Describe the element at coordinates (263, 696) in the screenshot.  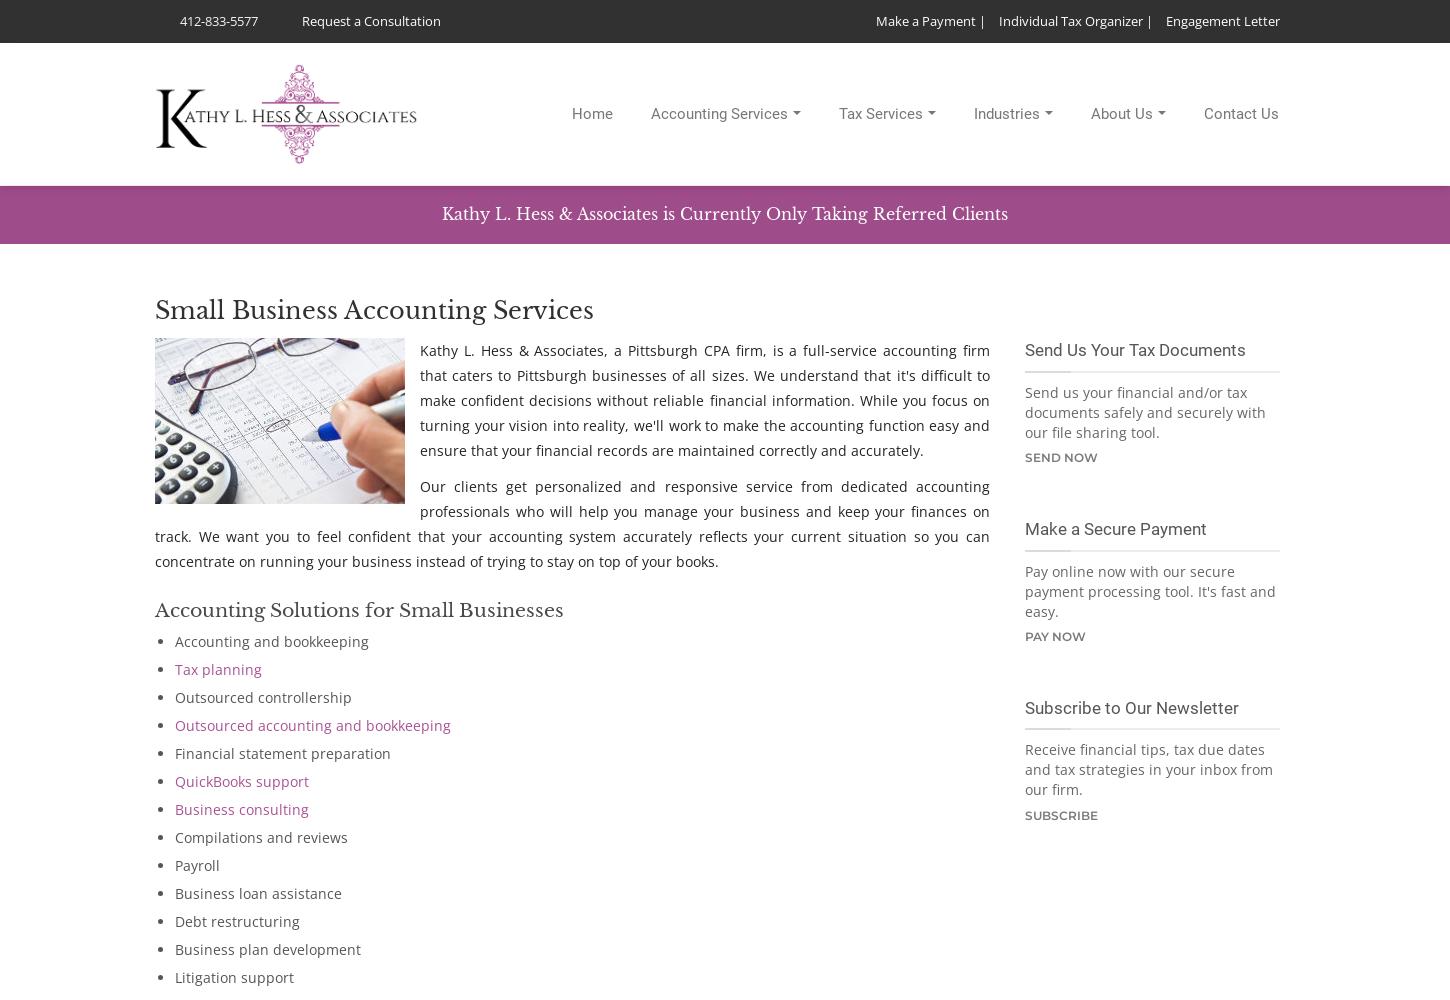
I see `'Outsourced controllership'` at that location.